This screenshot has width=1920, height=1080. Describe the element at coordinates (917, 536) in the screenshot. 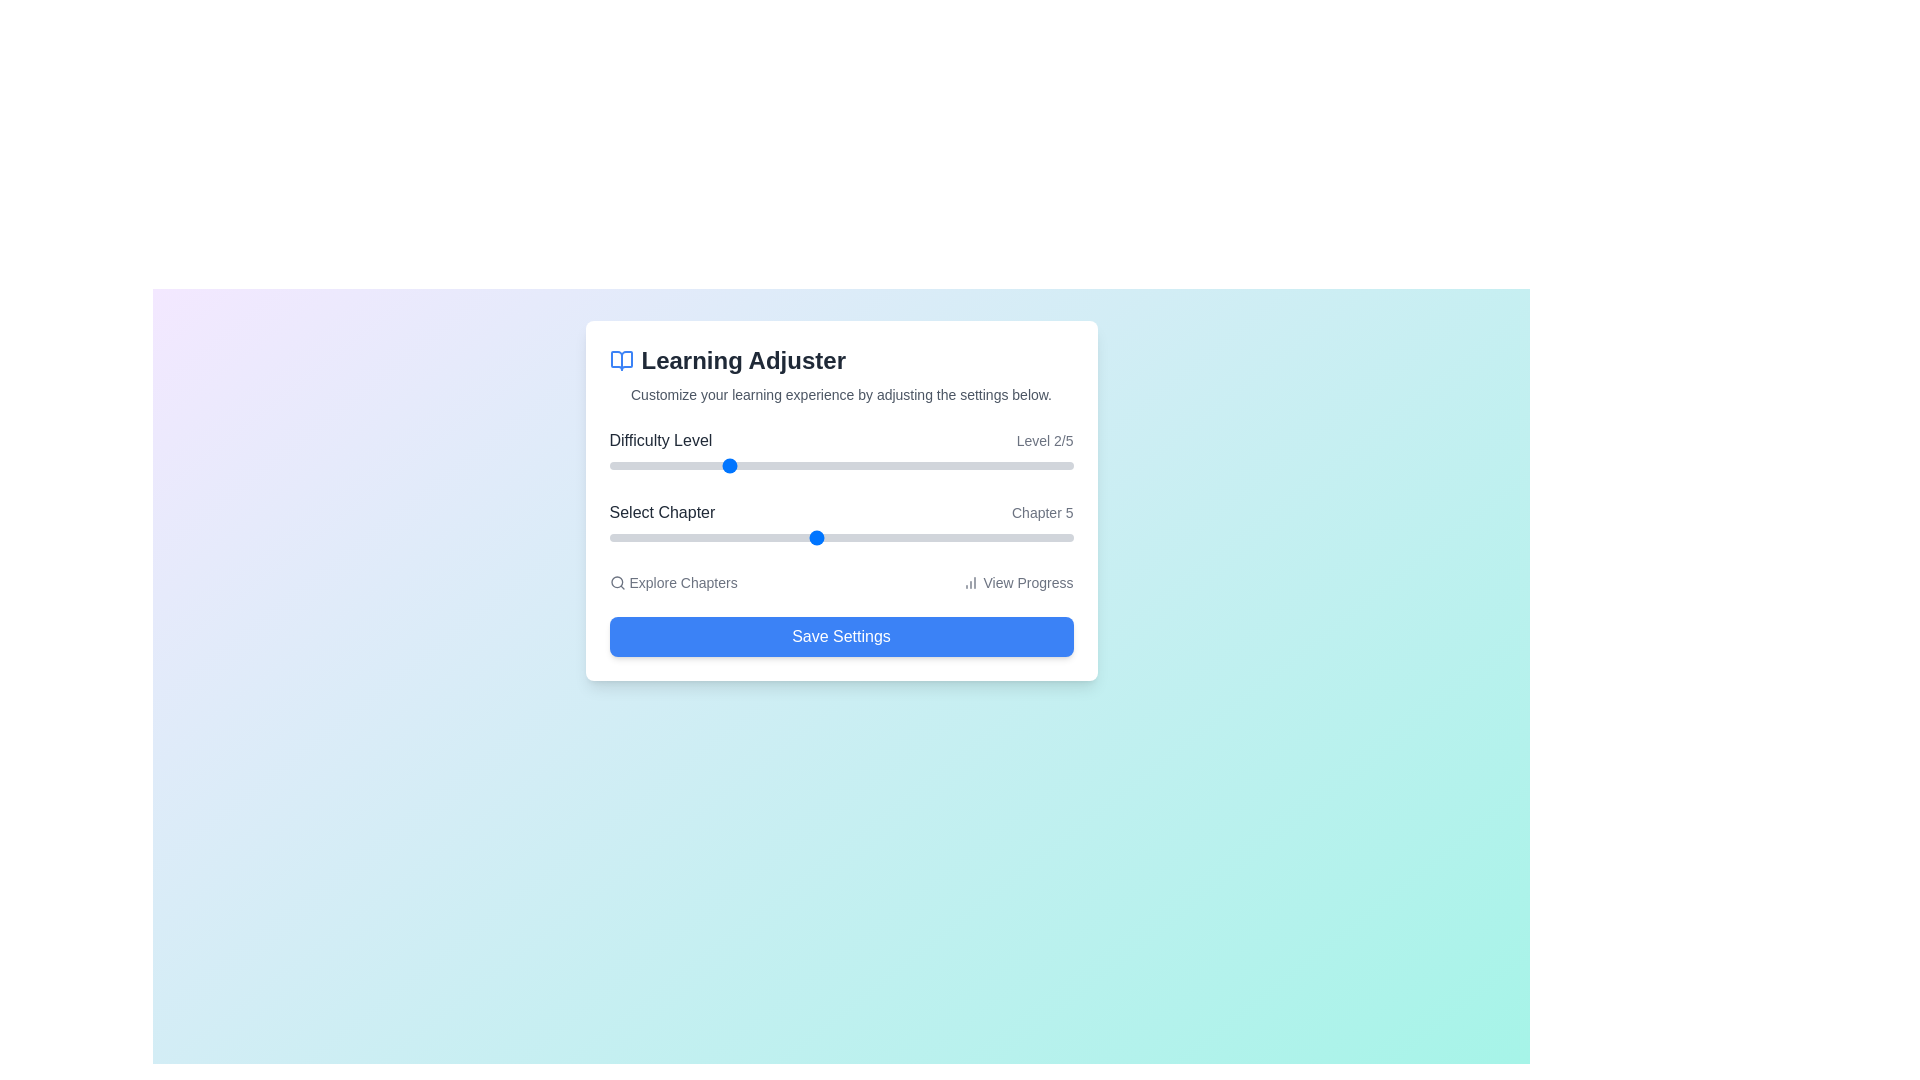

I see `the chapter selection slider` at that location.